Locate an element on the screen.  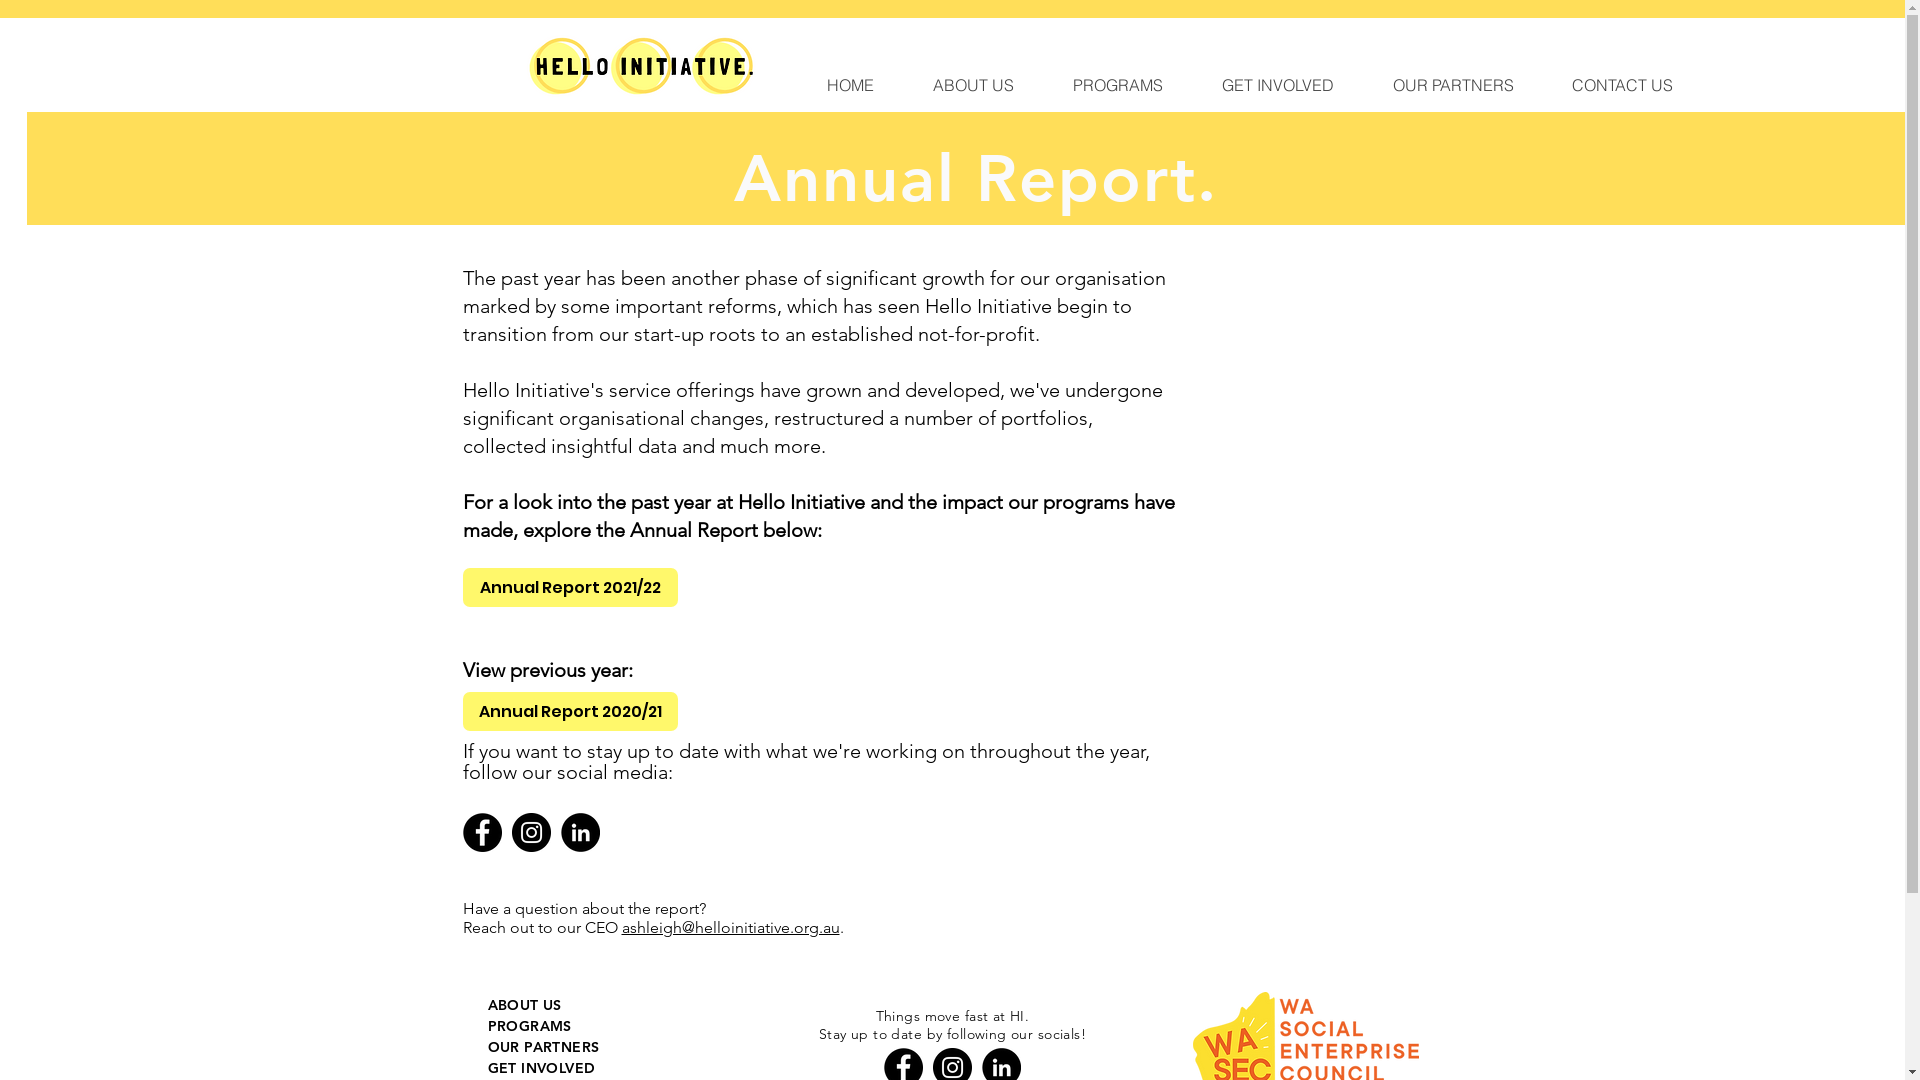
'Annual Report 2021/22' is located at coordinates (460, 586).